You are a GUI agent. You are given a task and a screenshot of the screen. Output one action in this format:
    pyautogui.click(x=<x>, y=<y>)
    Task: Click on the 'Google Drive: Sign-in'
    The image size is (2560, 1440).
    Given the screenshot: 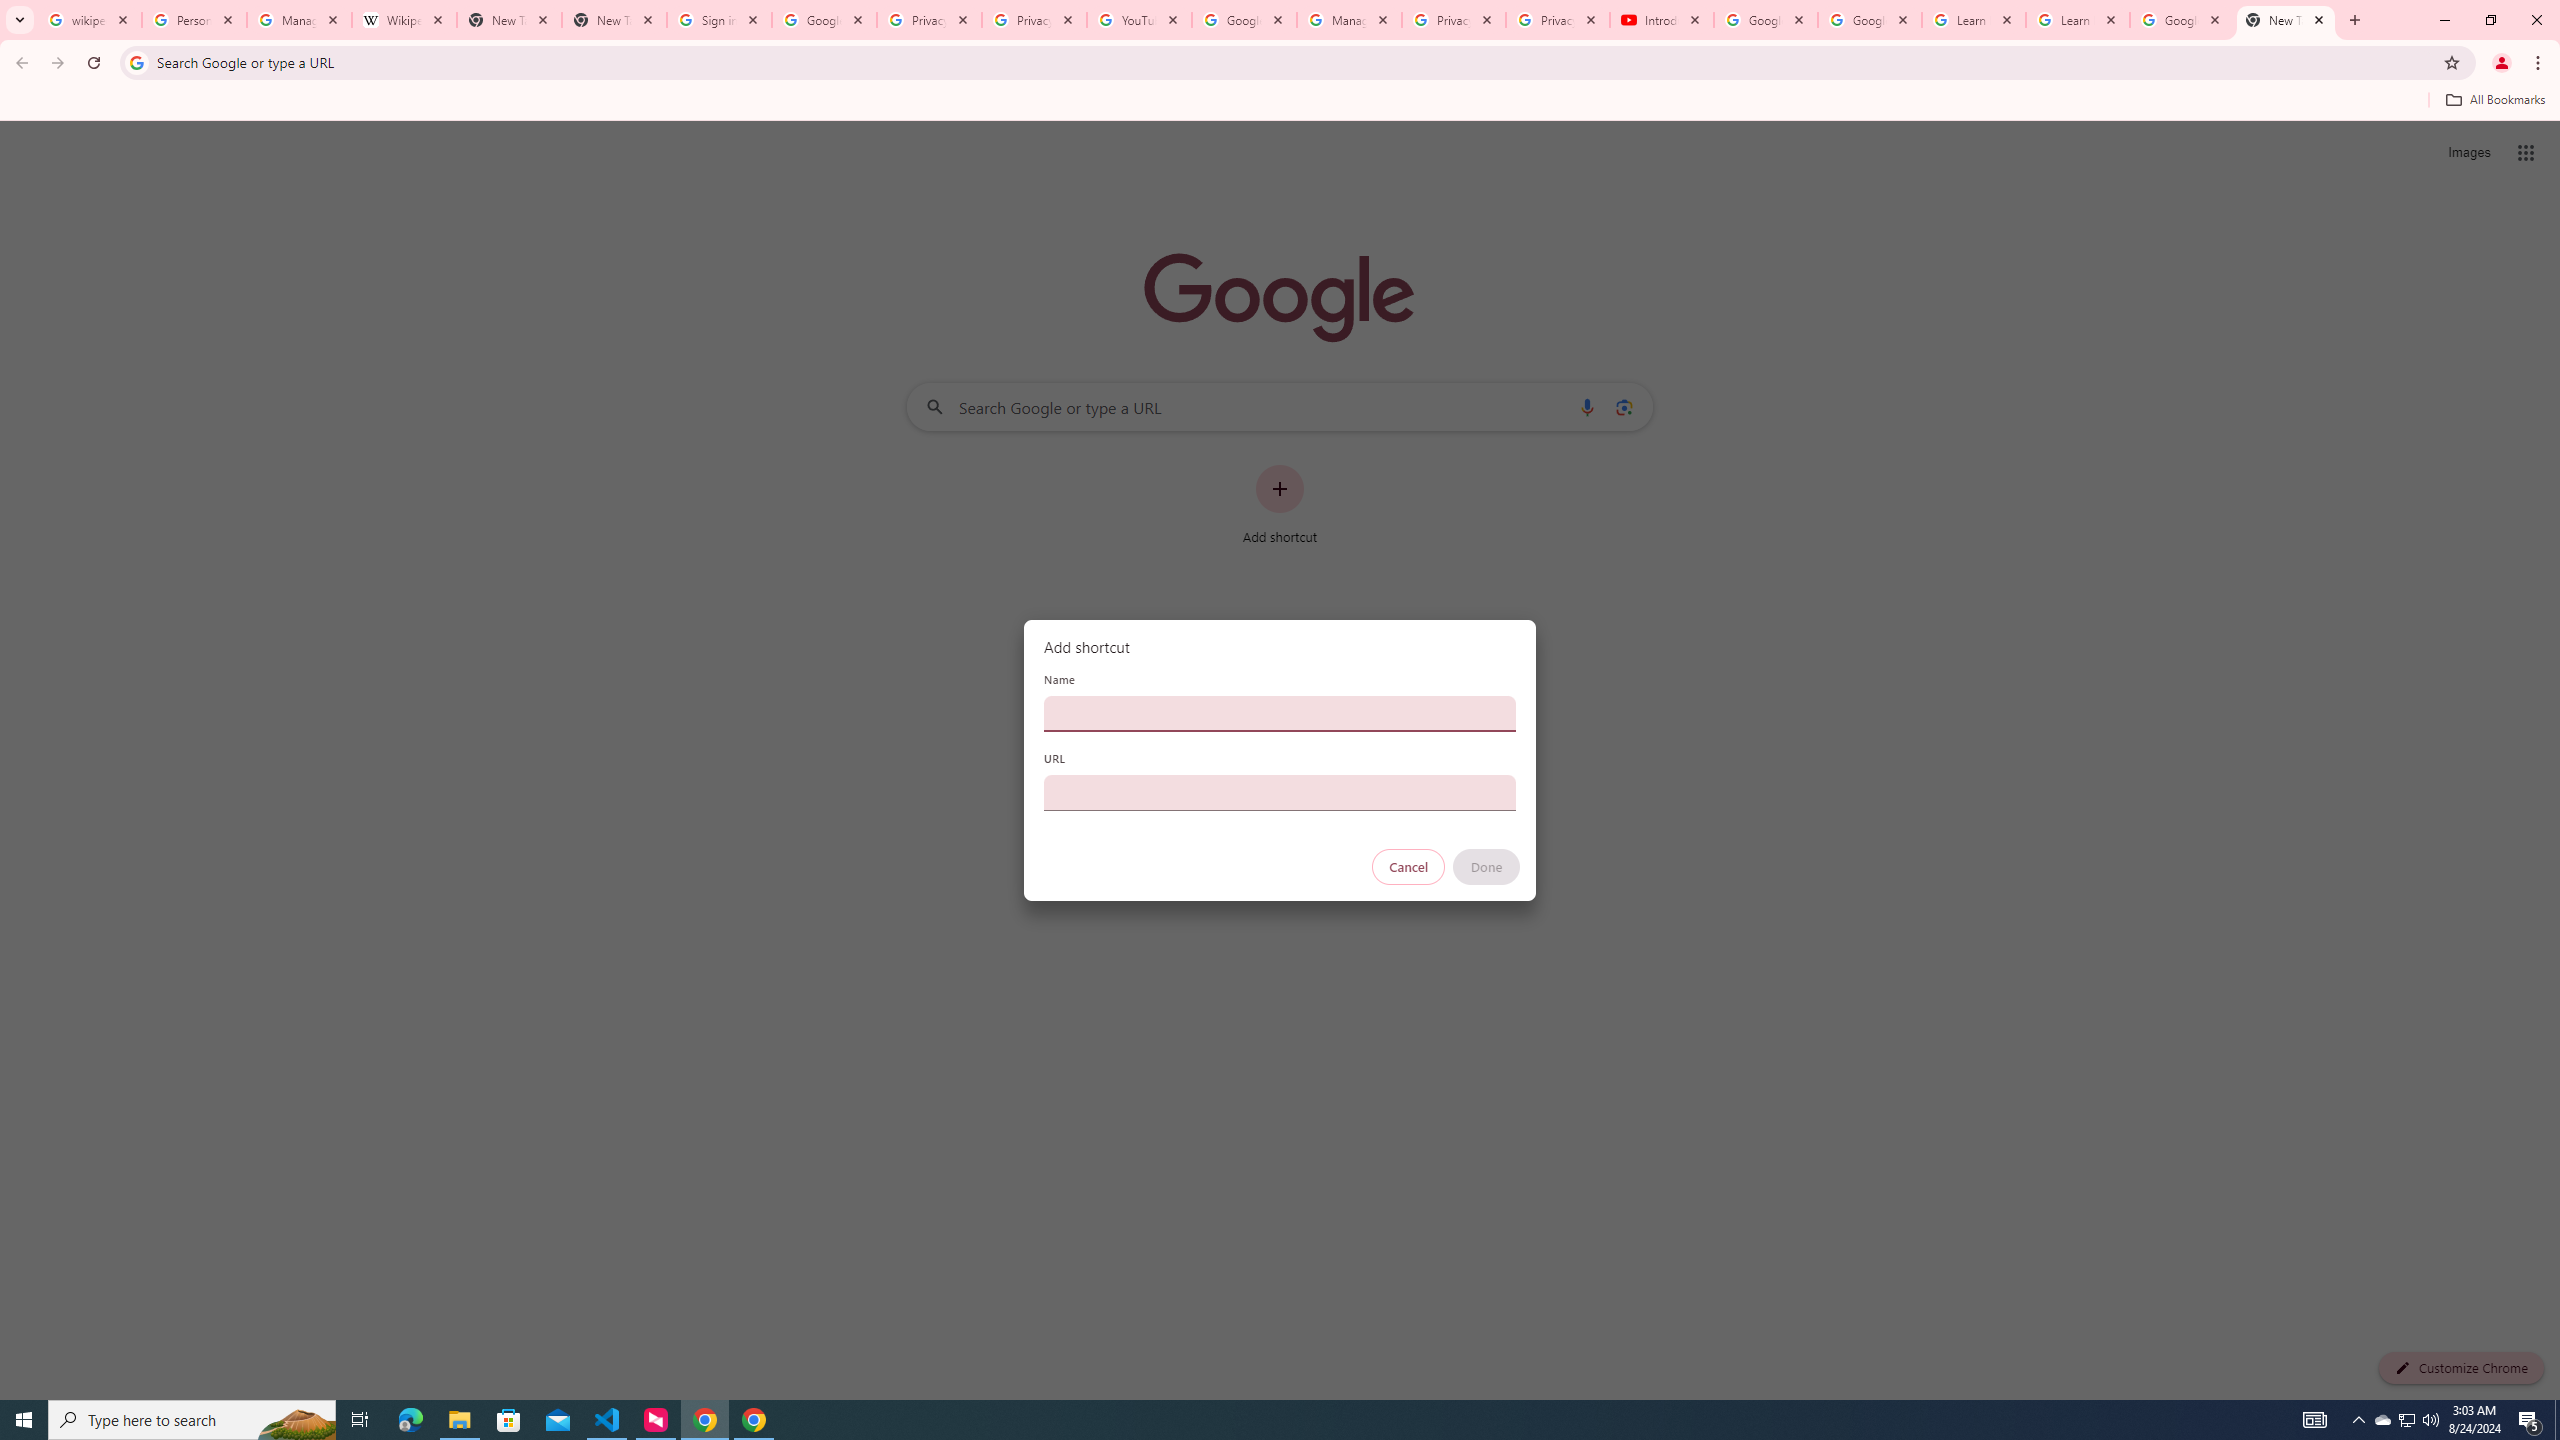 What is the action you would take?
    pyautogui.click(x=823, y=19)
    